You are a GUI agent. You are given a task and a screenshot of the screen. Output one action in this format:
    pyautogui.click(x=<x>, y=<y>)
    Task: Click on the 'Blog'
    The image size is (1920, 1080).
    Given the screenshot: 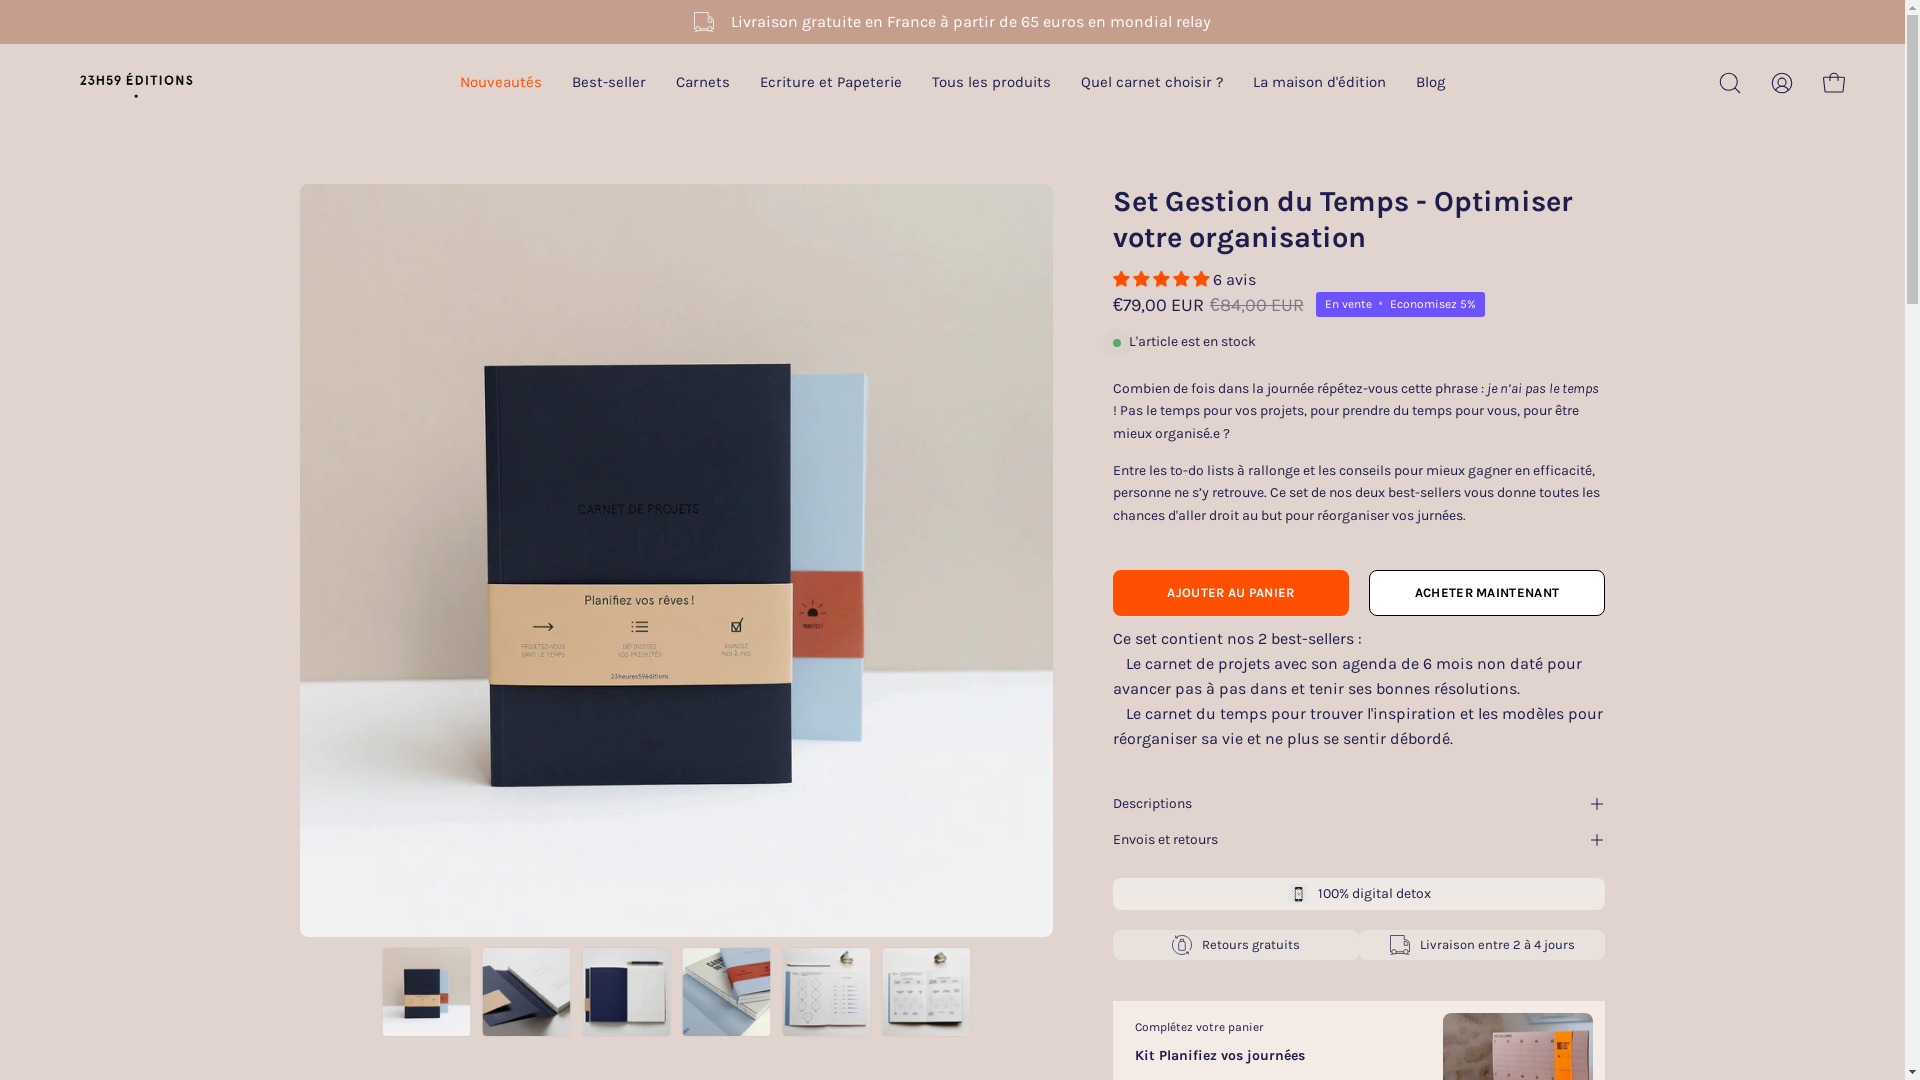 What is the action you would take?
    pyautogui.click(x=1429, y=82)
    